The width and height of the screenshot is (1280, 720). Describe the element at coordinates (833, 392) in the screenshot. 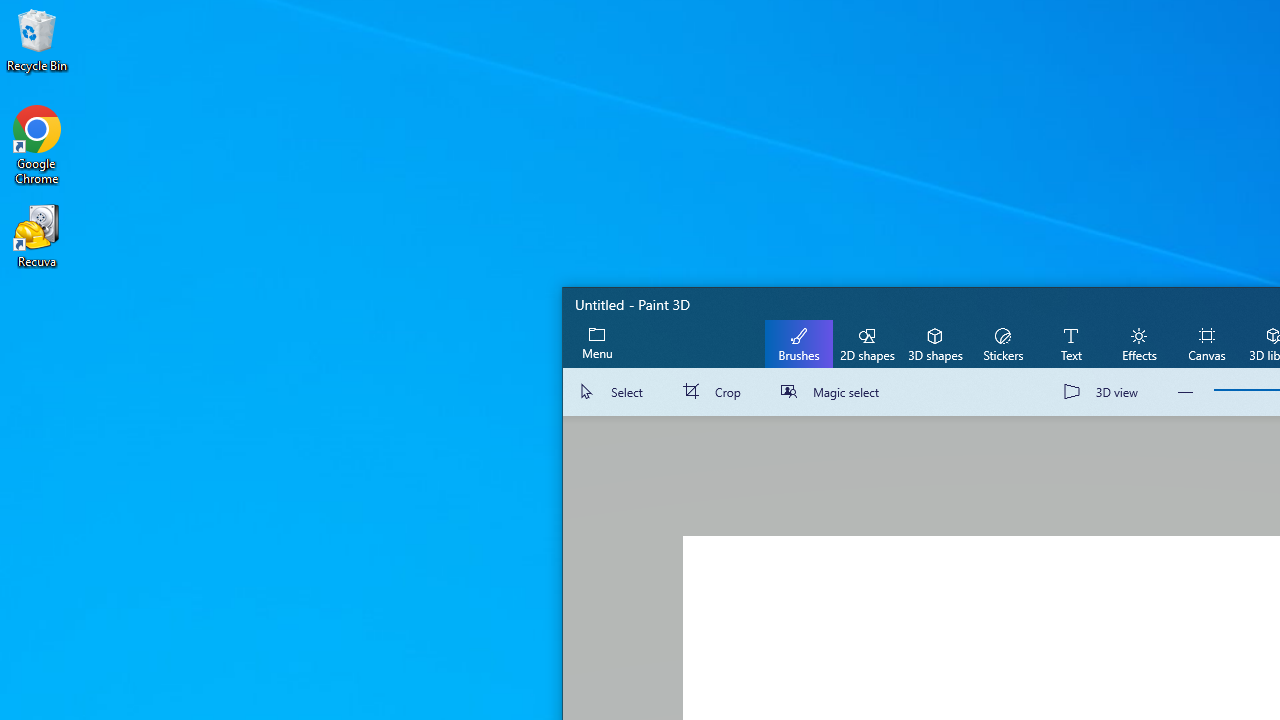

I see `'Magic select'` at that location.